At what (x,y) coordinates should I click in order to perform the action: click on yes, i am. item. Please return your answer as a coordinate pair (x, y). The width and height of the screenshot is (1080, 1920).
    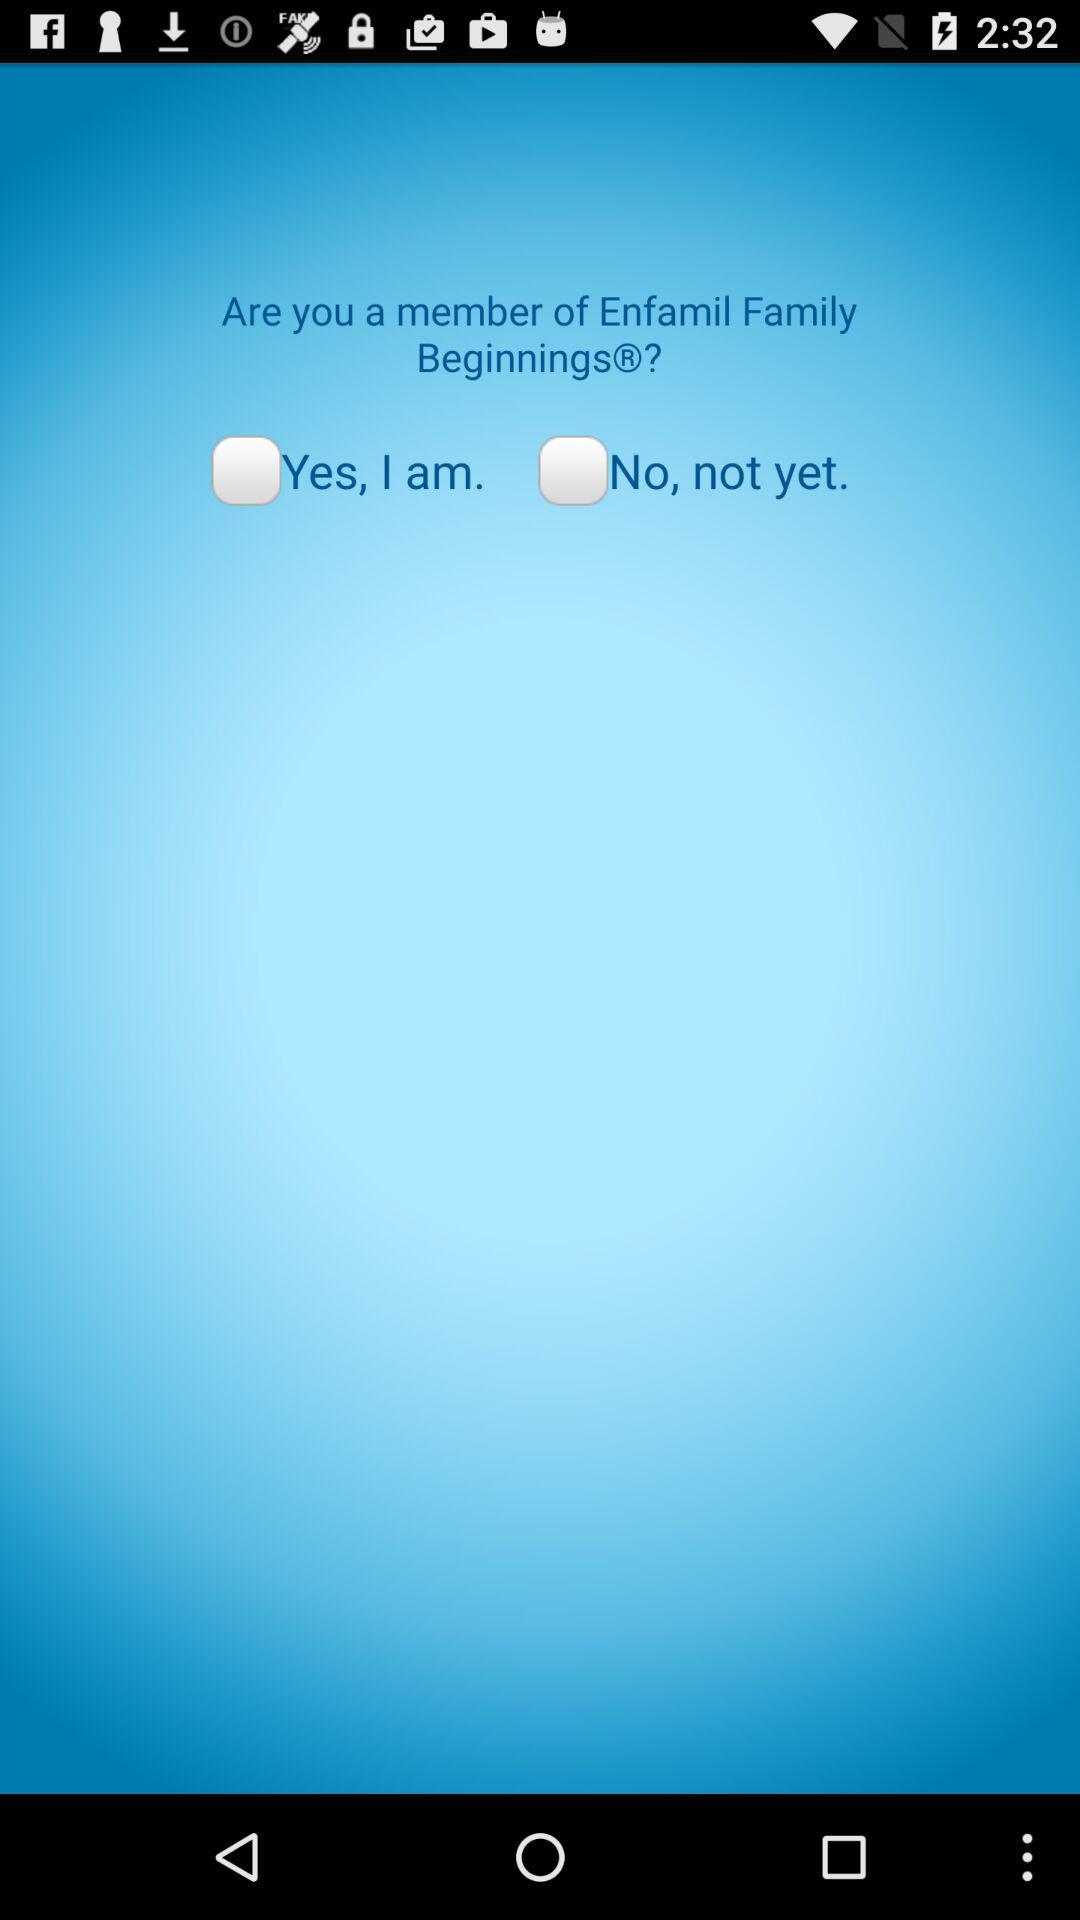
    Looking at the image, I should click on (347, 469).